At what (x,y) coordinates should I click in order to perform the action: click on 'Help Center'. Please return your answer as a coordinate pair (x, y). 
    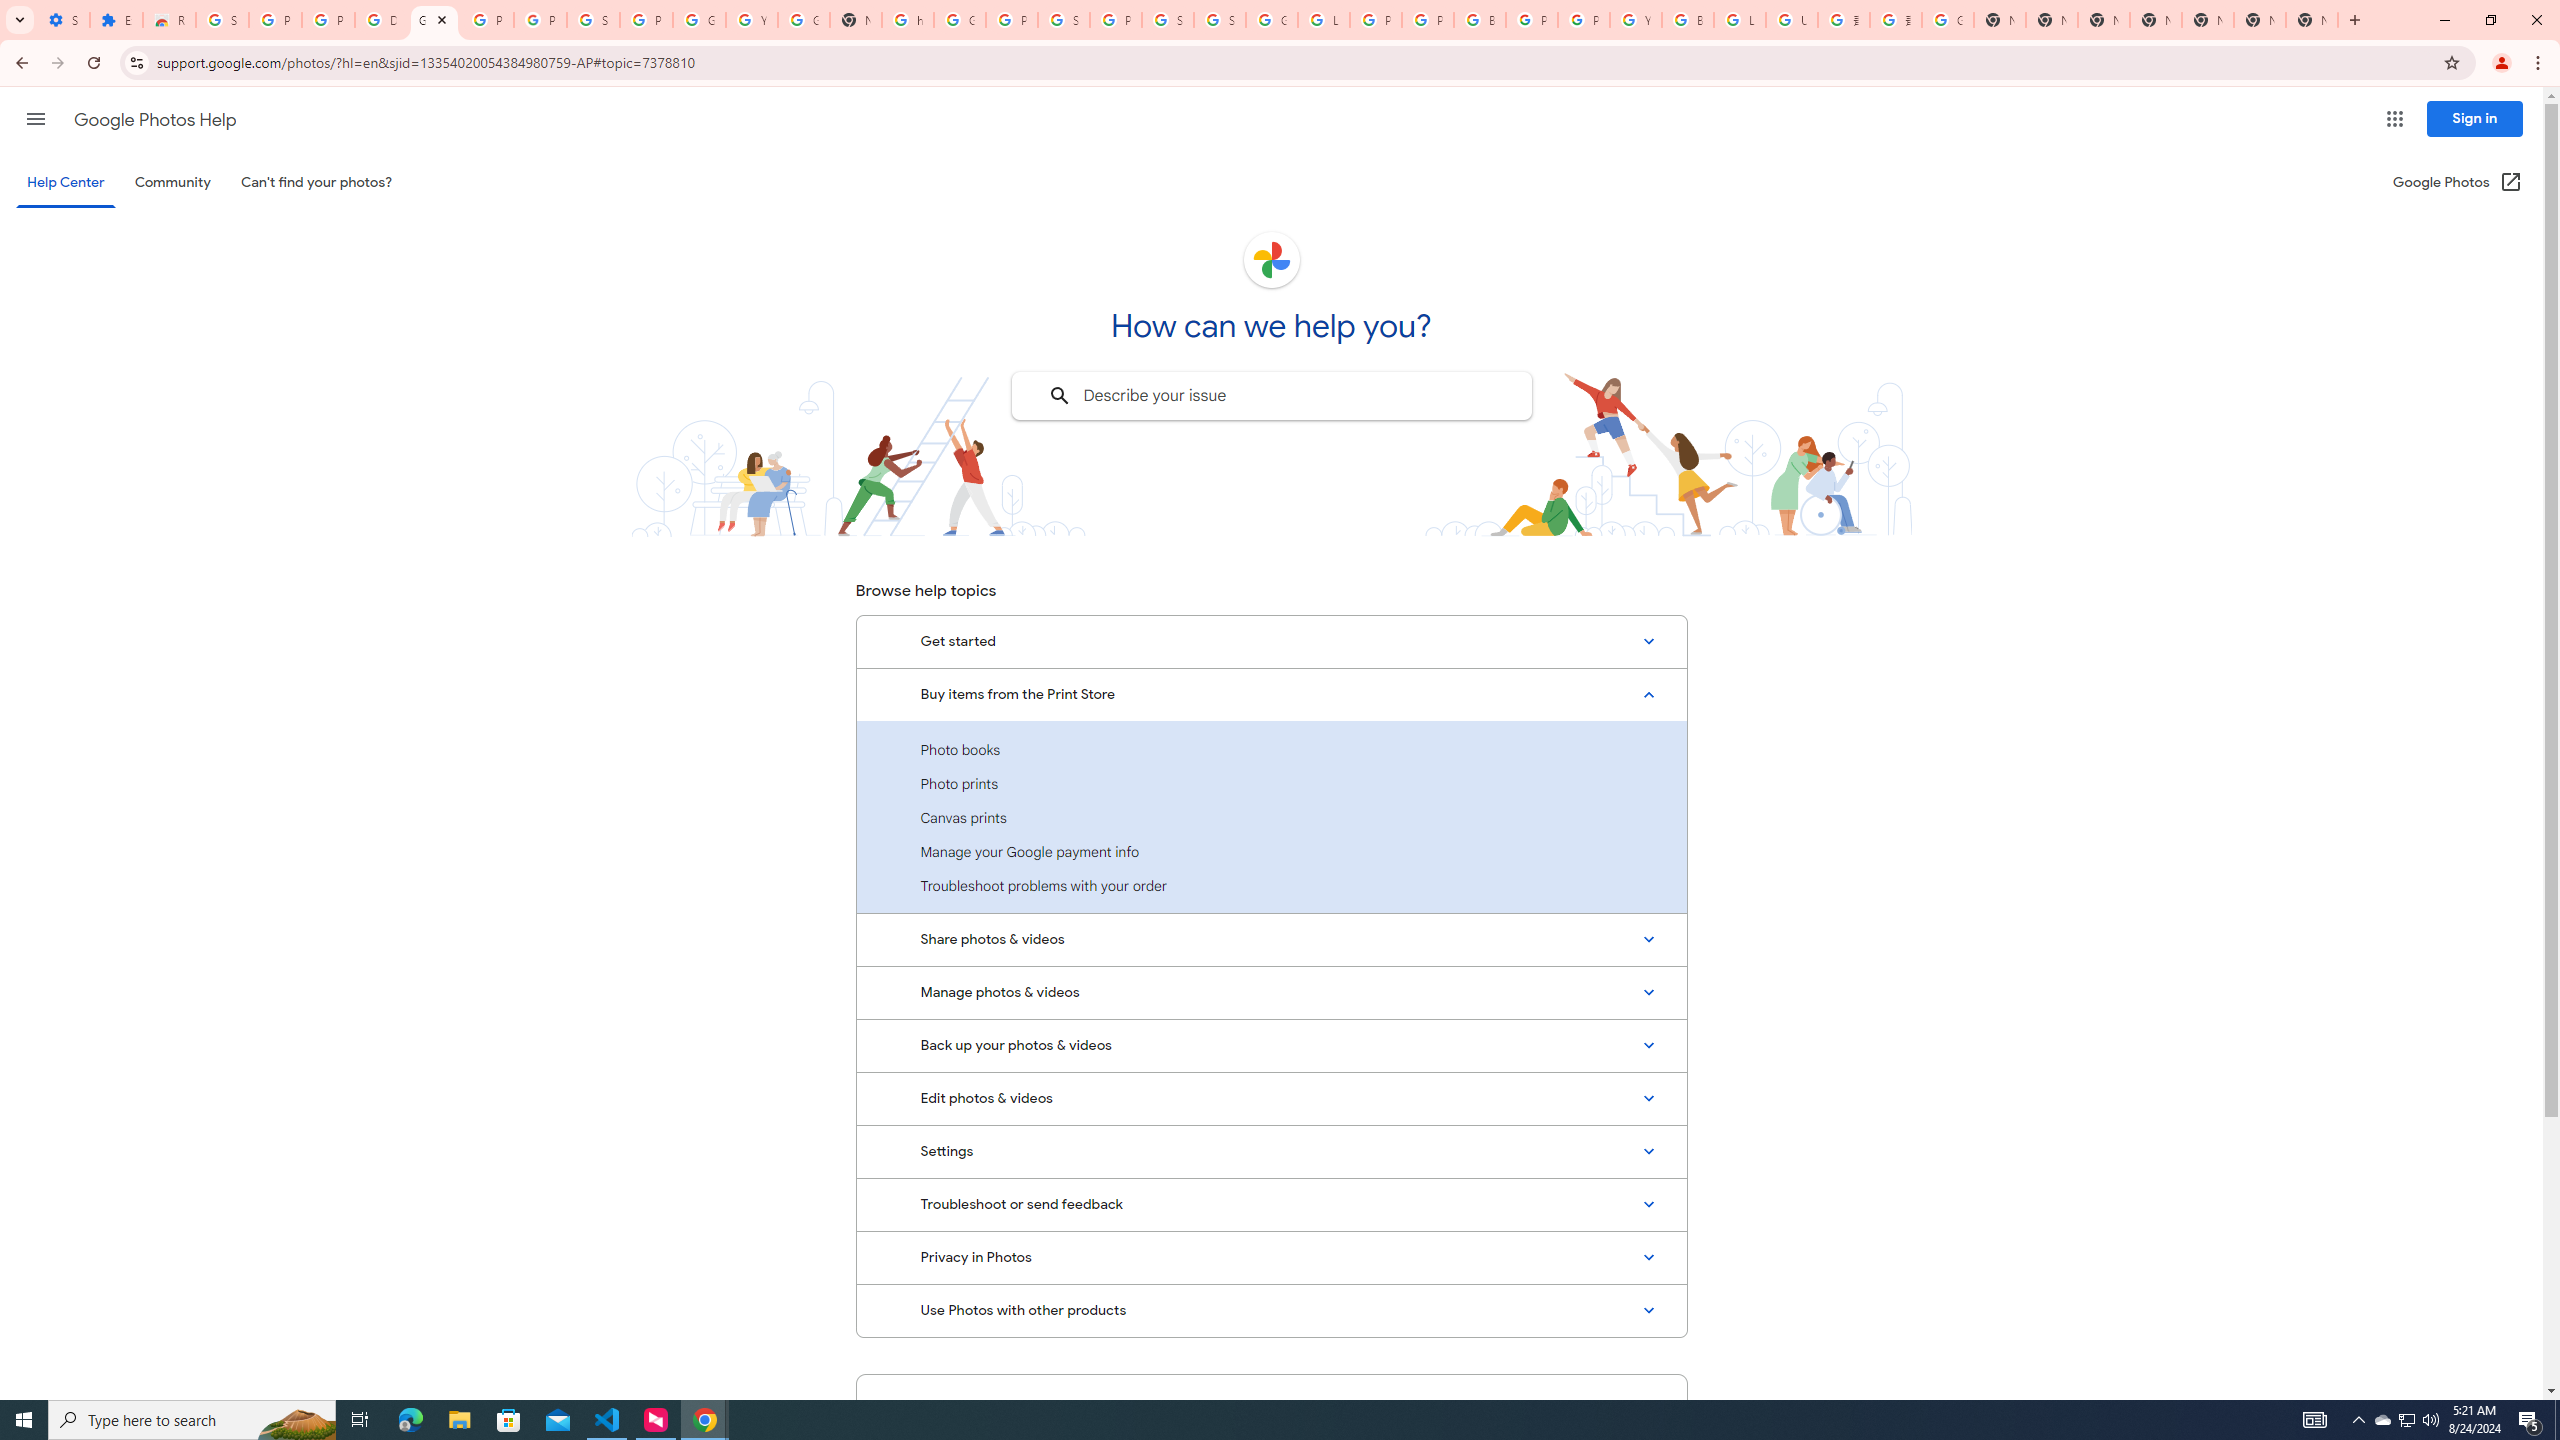
    Looking at the image, I should click on (65, 181).